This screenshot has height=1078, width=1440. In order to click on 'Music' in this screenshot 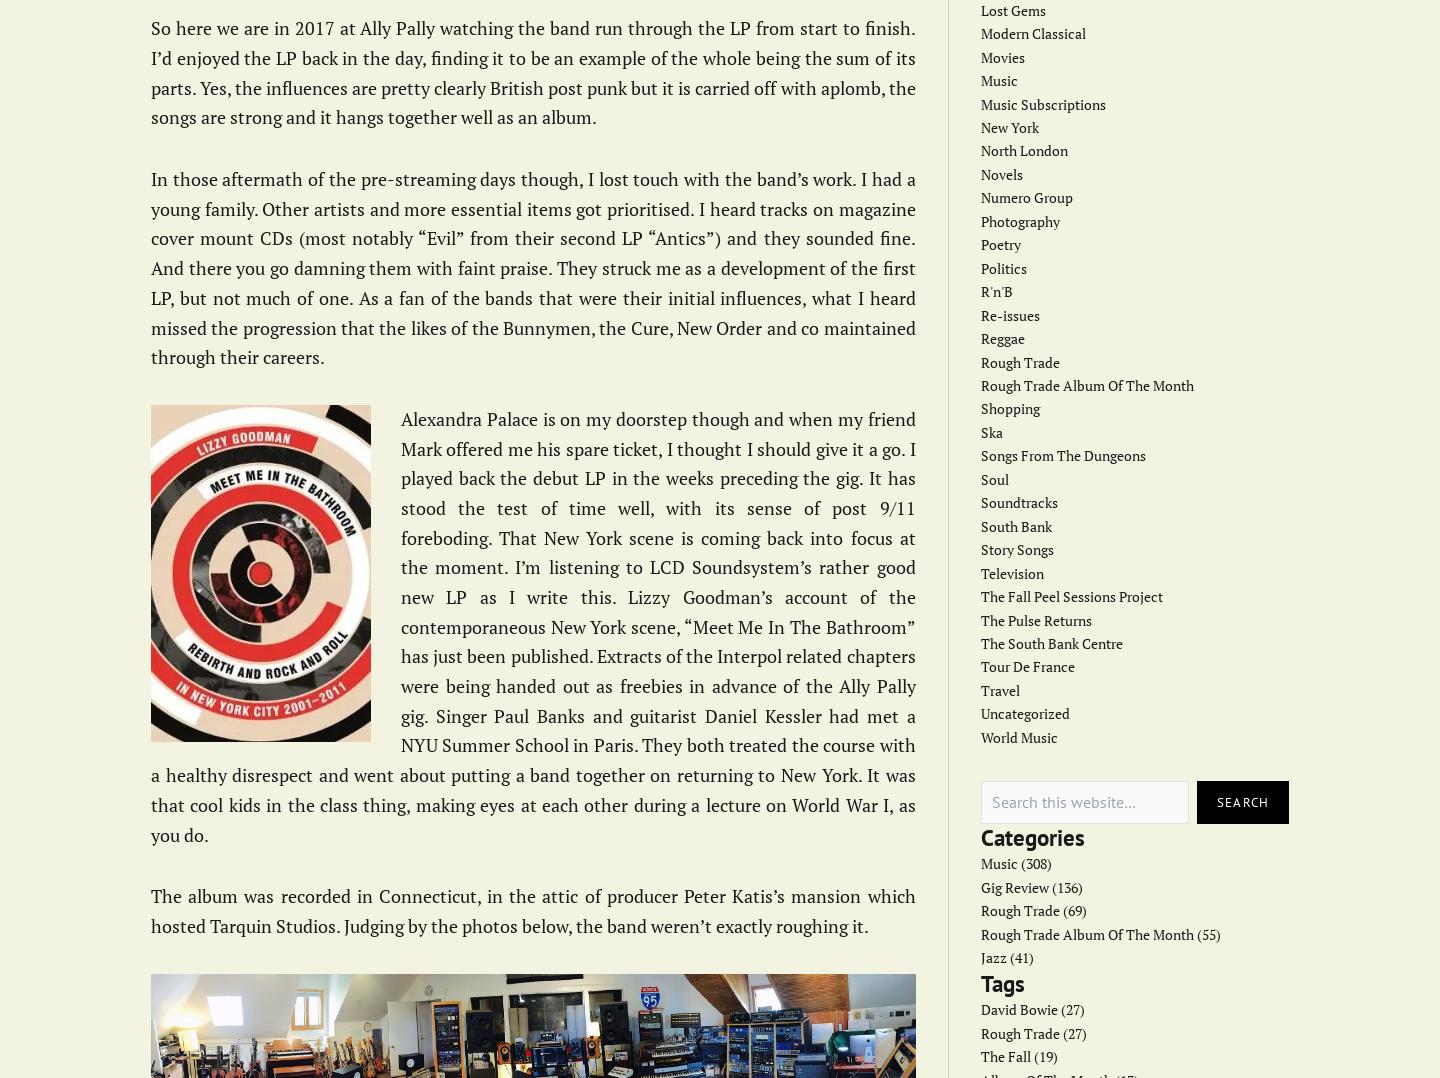, I will do `click(997, 79)`.